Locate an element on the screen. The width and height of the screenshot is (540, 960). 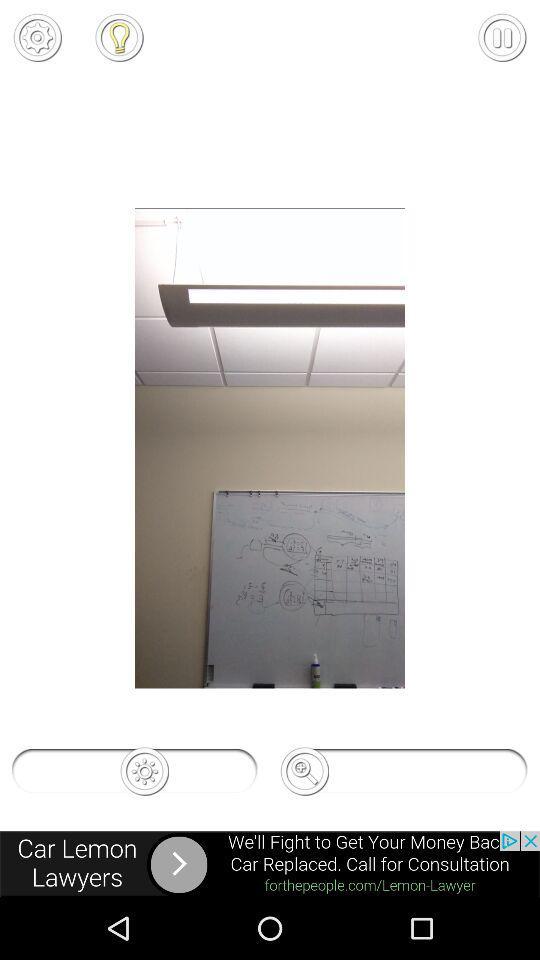
the pause icon is located at coordinates (501, 36).